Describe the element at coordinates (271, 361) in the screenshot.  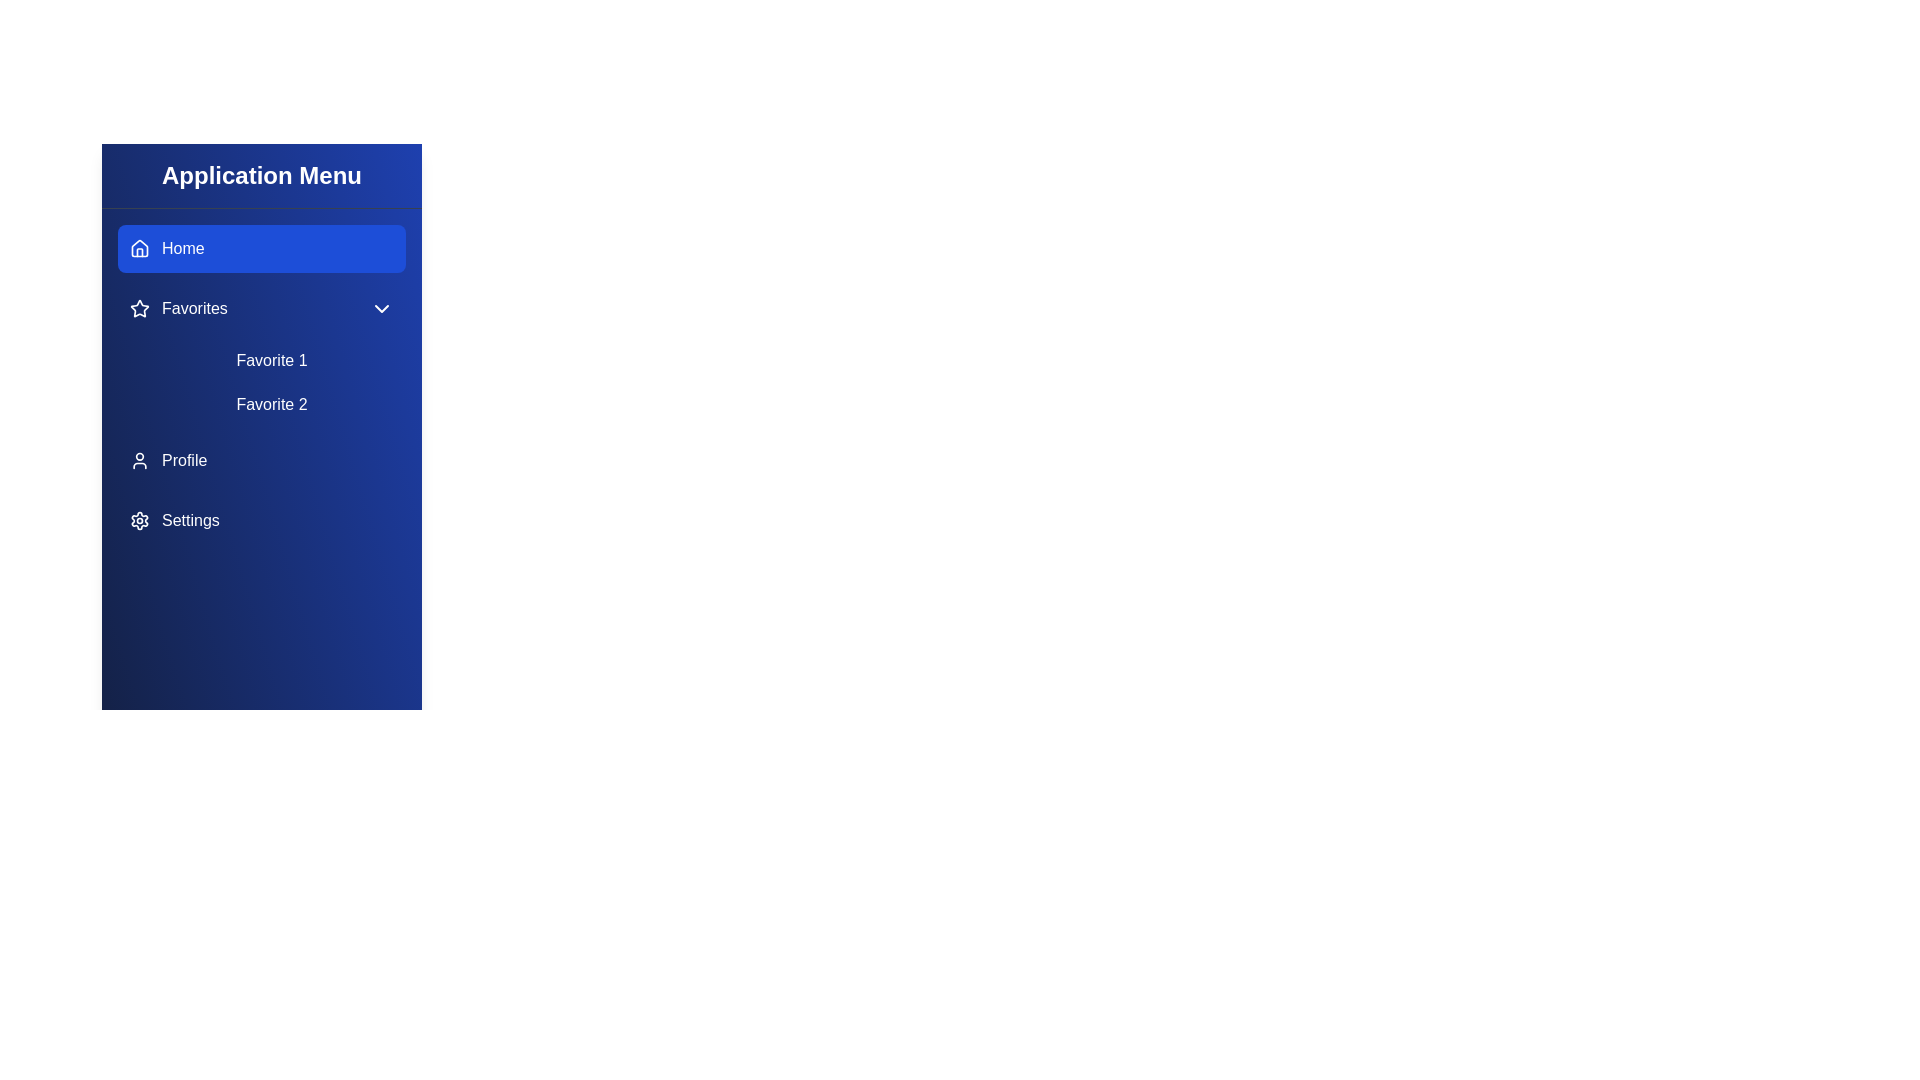
I see `the 'Favorite 1' button in the sidebar menu` at that location.